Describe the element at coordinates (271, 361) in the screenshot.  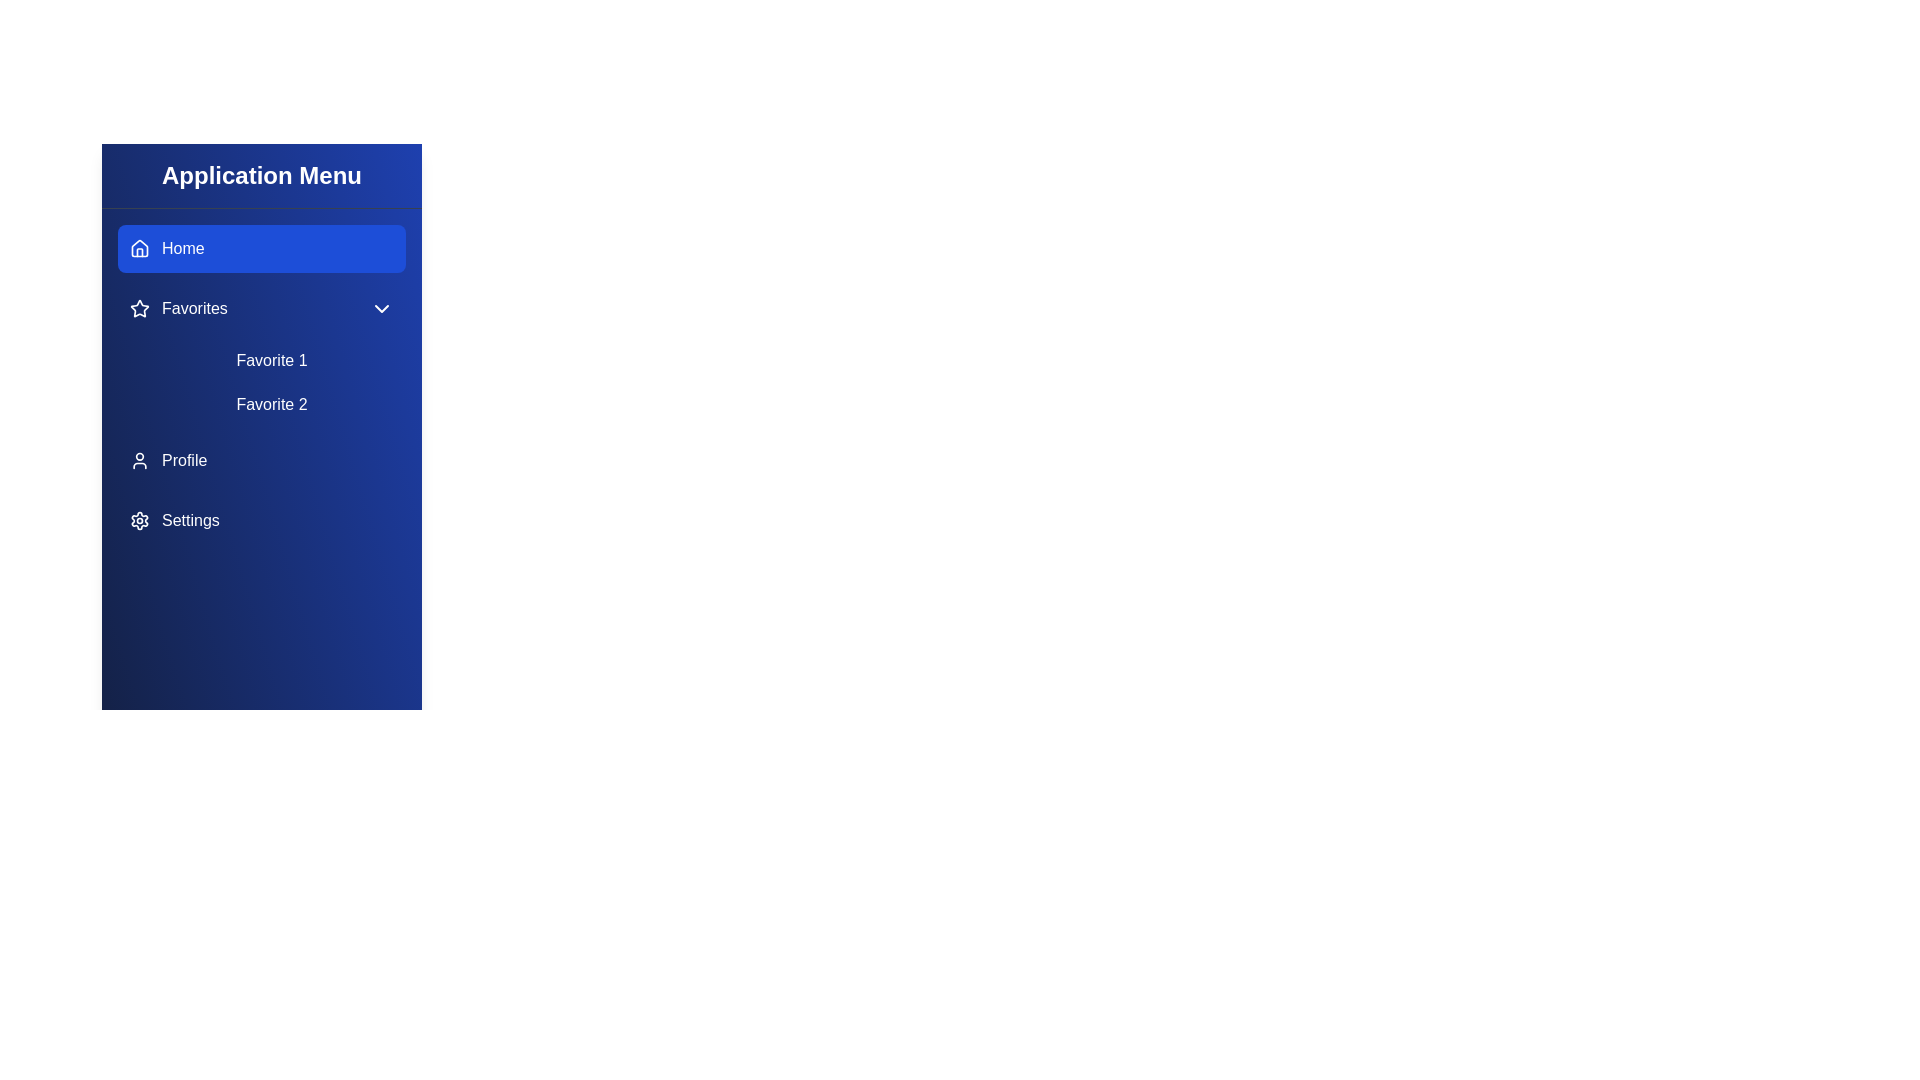
I see `the 'Favorite 1' button in the sidebar menu` at that location.